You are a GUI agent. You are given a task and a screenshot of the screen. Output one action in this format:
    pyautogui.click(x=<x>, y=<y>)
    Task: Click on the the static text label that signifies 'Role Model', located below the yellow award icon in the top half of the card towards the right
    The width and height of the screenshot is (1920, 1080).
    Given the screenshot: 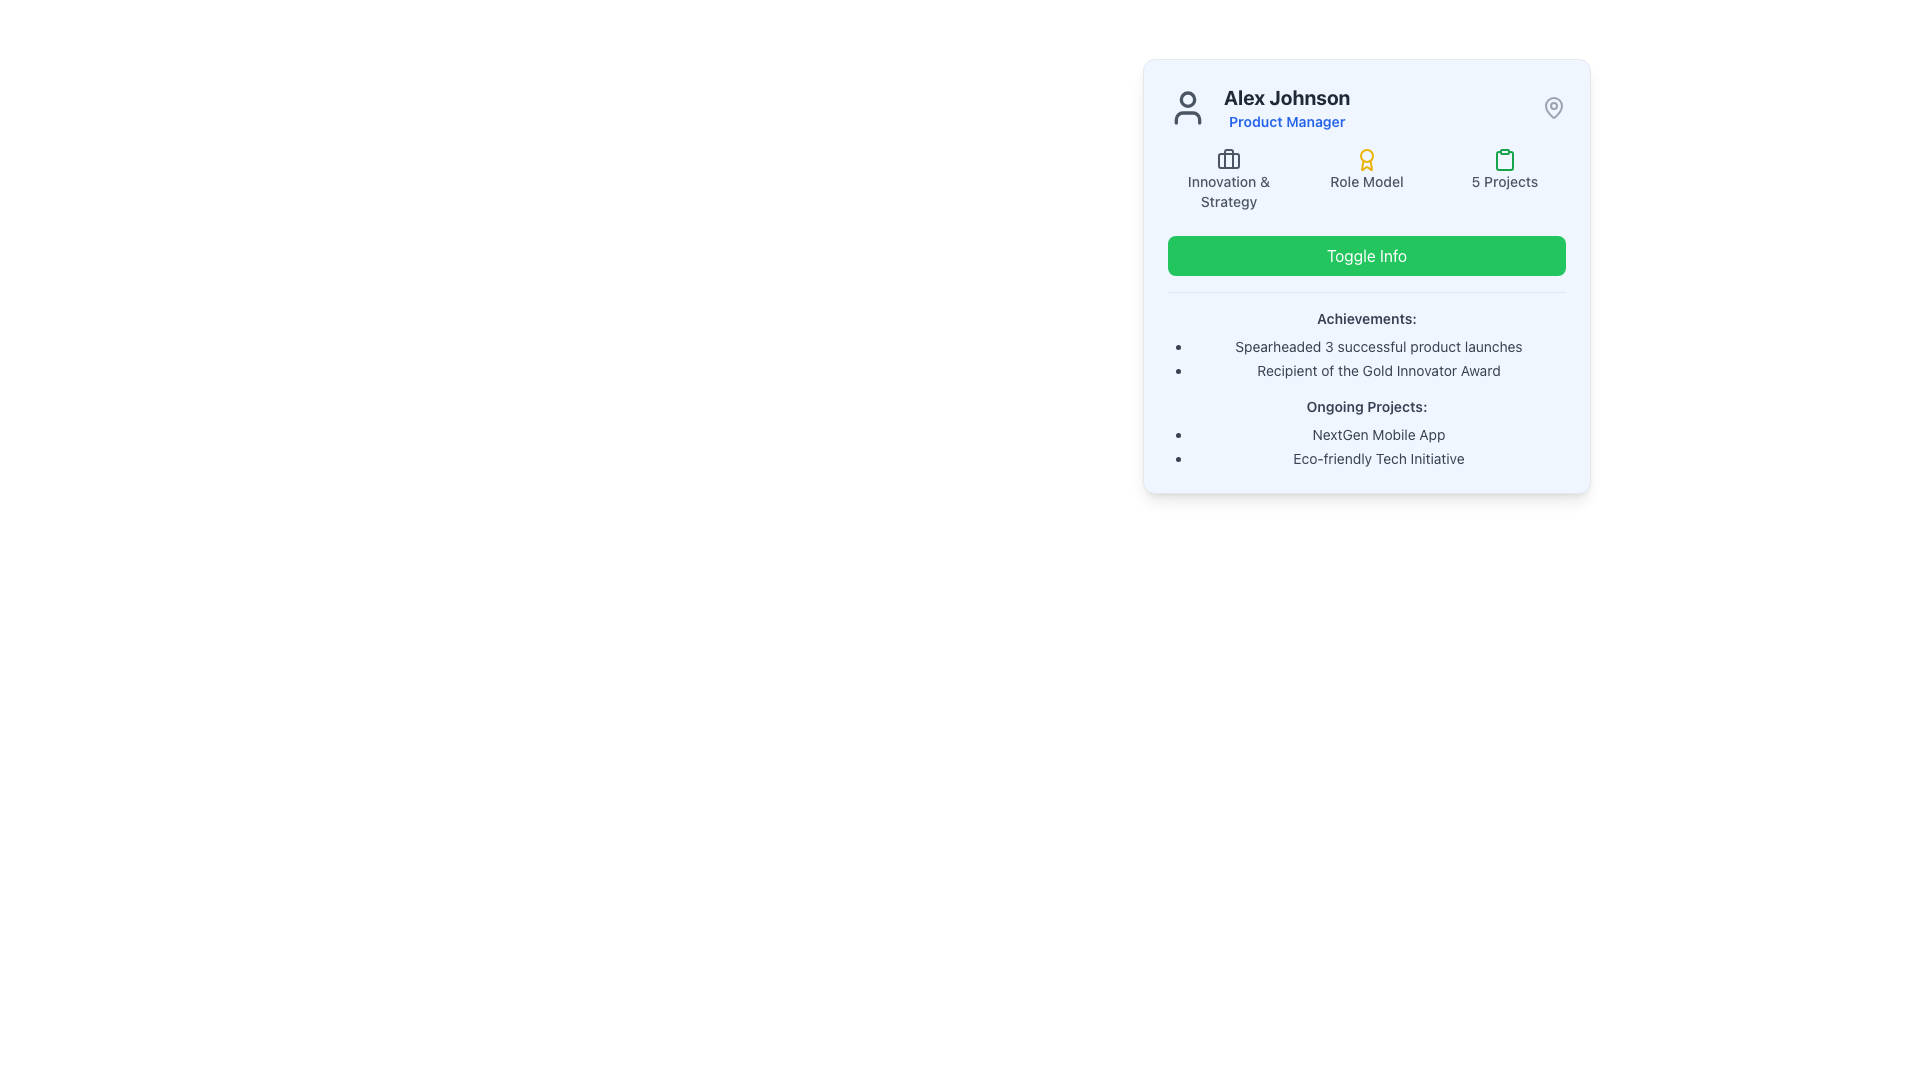 What is the action you would take?
    pyautogui.click(x=1366, y=181)
    